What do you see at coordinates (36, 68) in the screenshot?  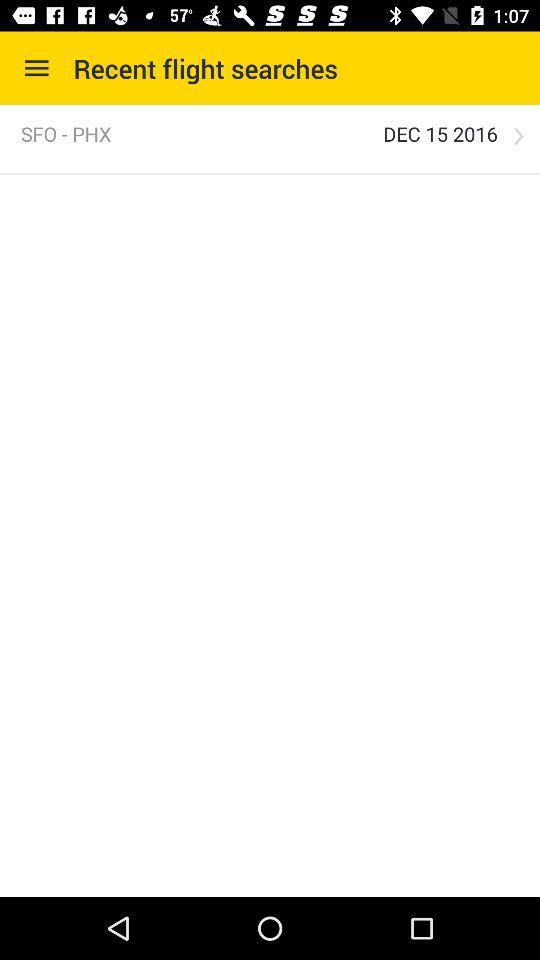 I see `the icon above the sfo - phx icon` at bounding box center [36, 68].